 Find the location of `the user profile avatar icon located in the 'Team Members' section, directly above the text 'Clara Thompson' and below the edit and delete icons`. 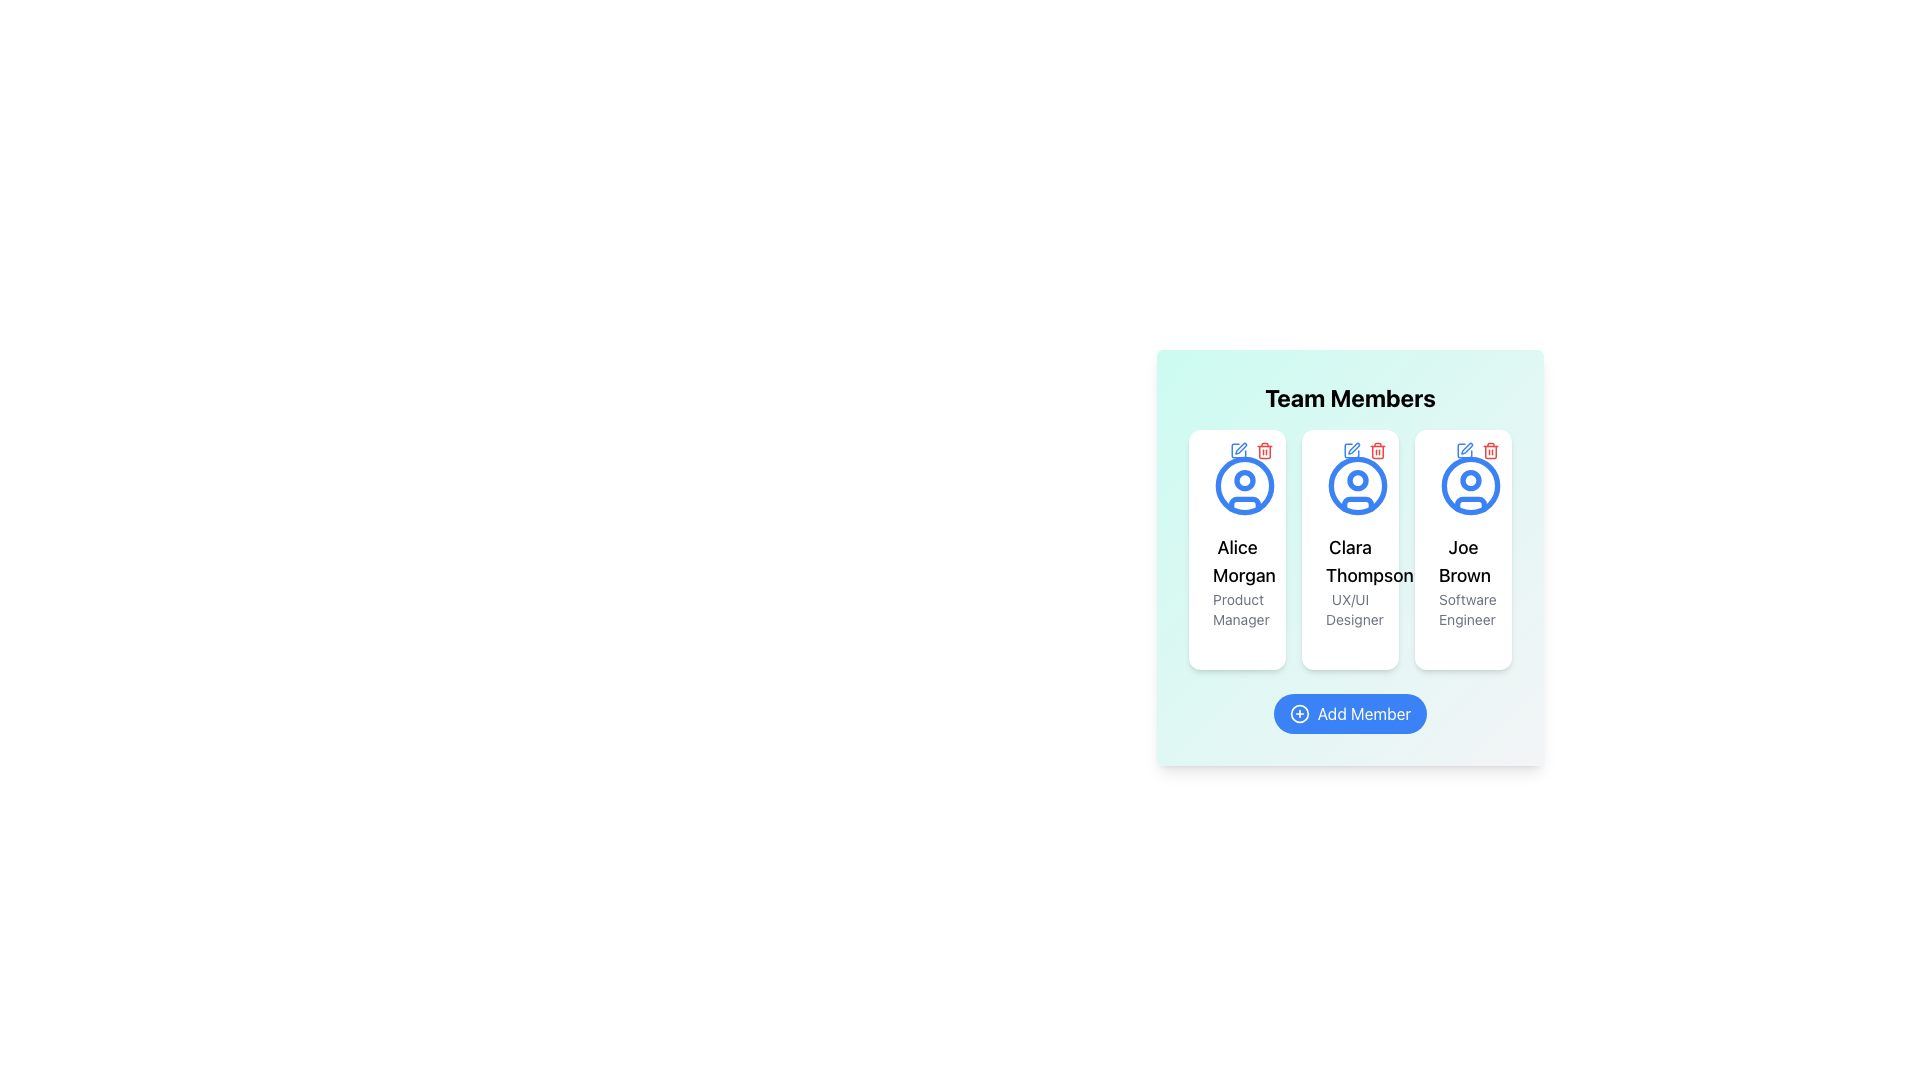

the user profile avatar icon located in the 'Team Members' section, directly above the text 'Clara Thompson' and below the edit and delete icons is located at coordinates (1358, 486).